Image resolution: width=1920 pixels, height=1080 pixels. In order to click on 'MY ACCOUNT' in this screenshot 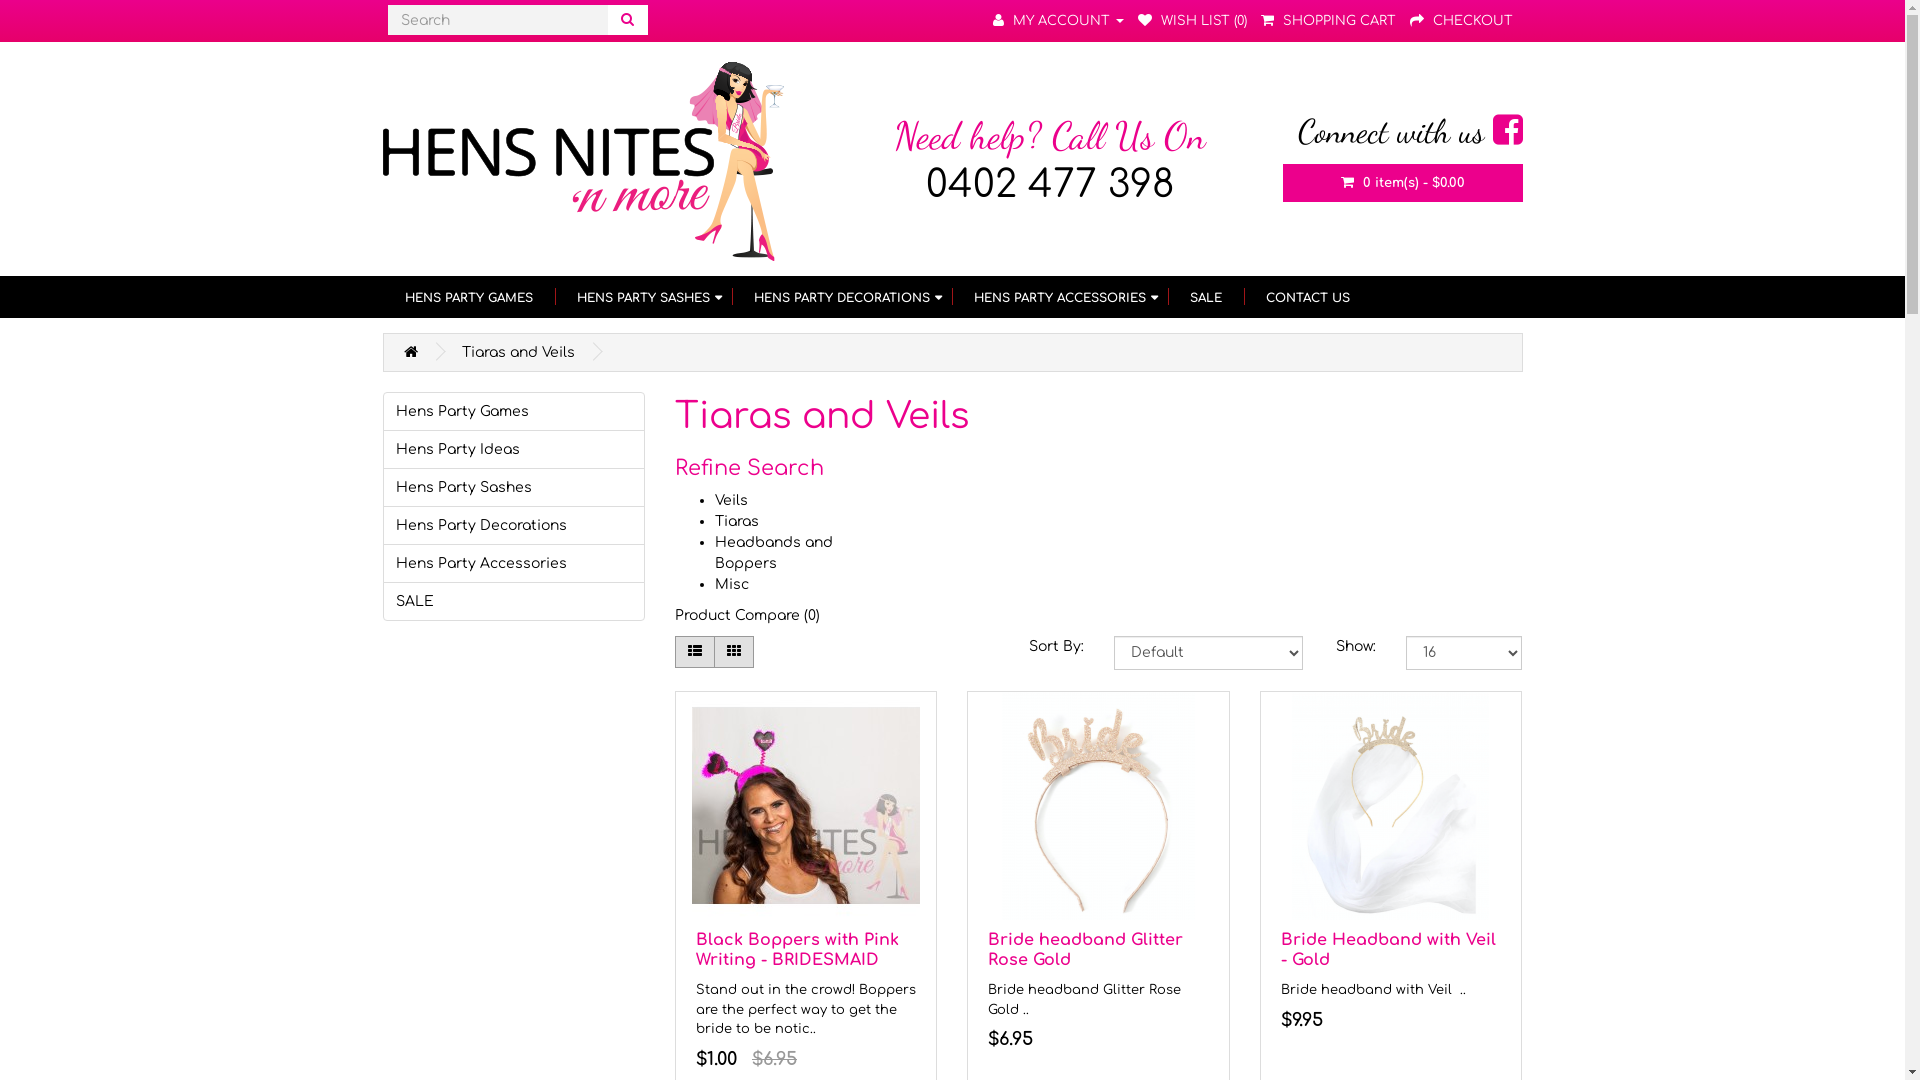, I will do `click(1056, 20)`.